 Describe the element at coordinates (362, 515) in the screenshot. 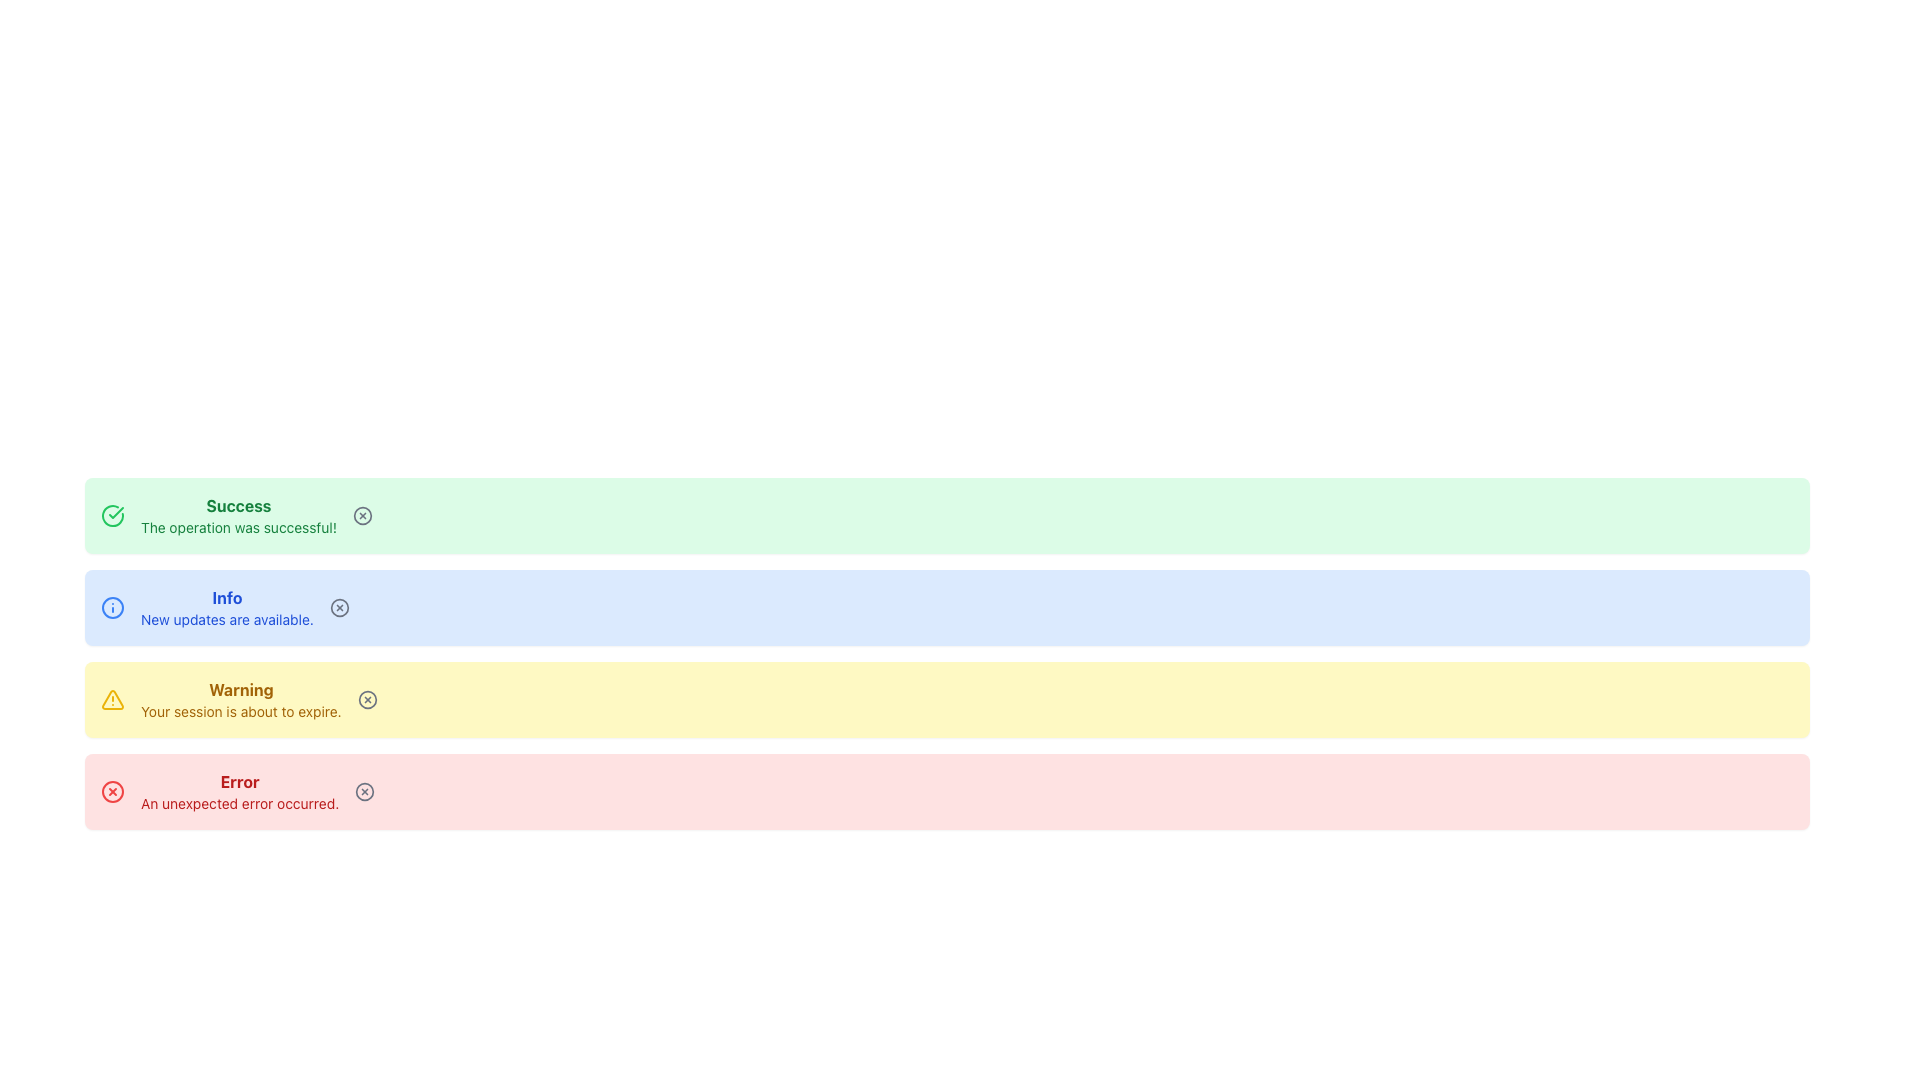

I see `the button located at the right end of the success alert notification` at that location.